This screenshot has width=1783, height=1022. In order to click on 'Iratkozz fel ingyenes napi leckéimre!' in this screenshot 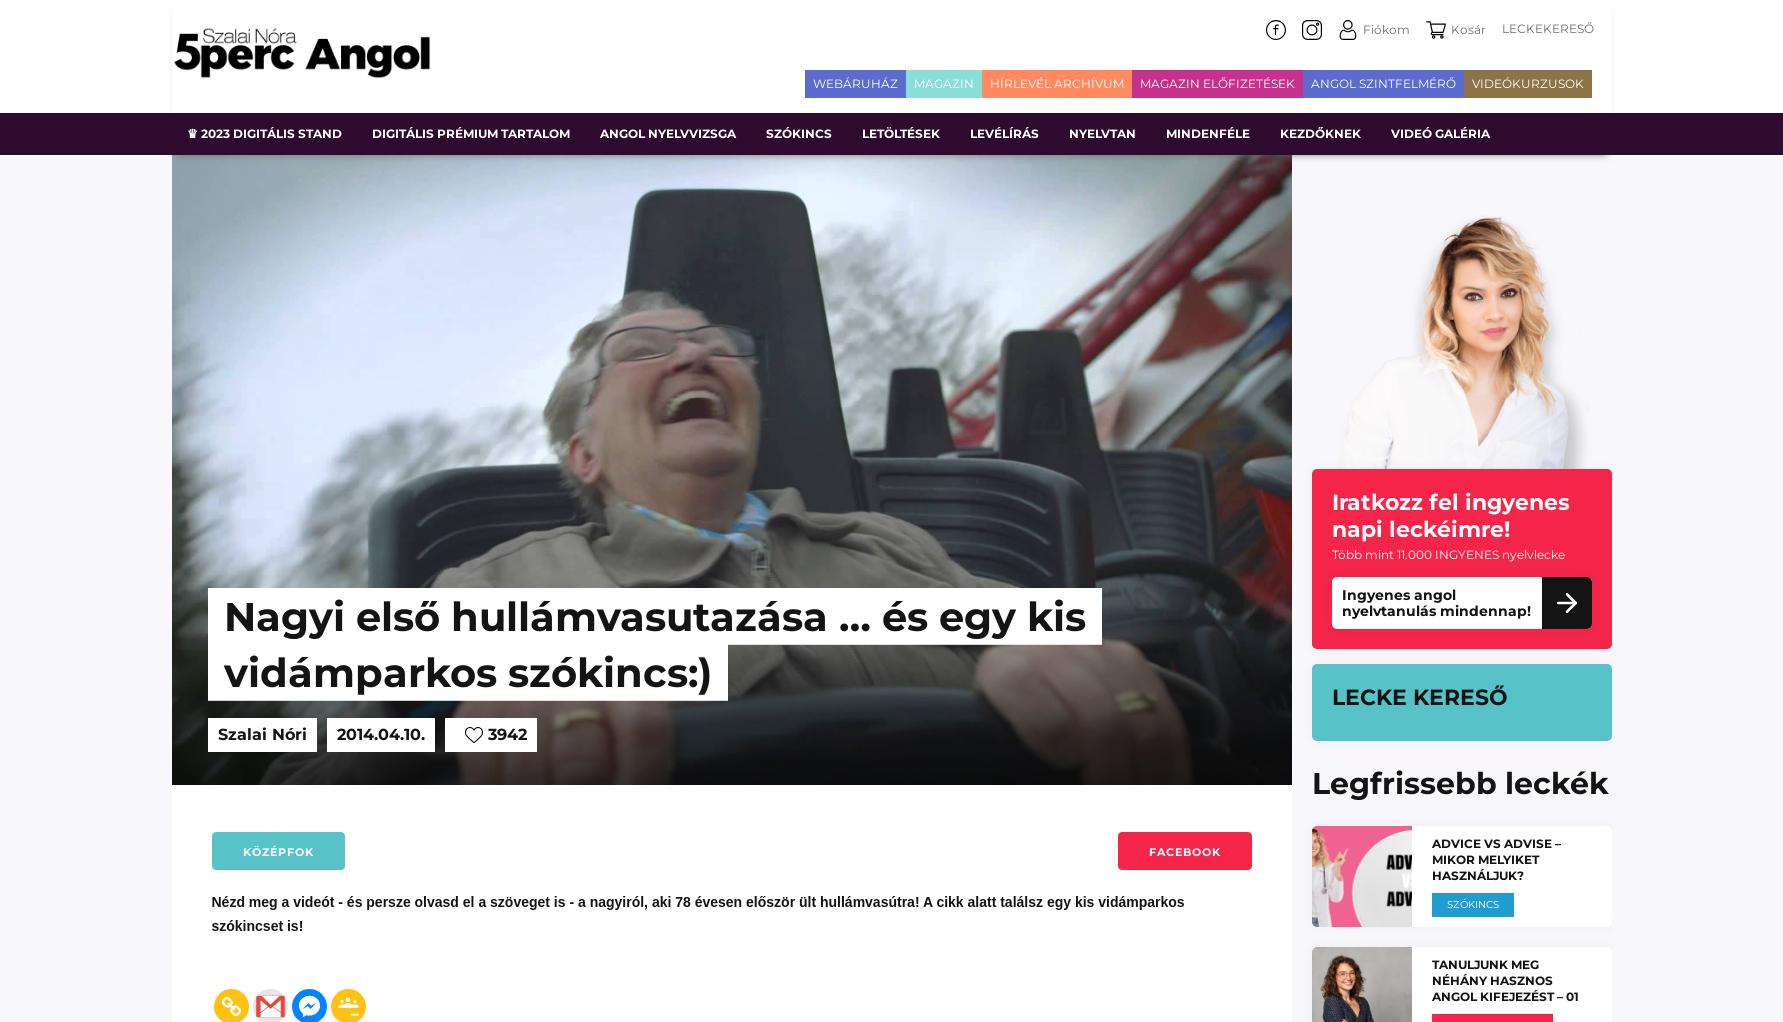, I will do `click(1449, 515)`.